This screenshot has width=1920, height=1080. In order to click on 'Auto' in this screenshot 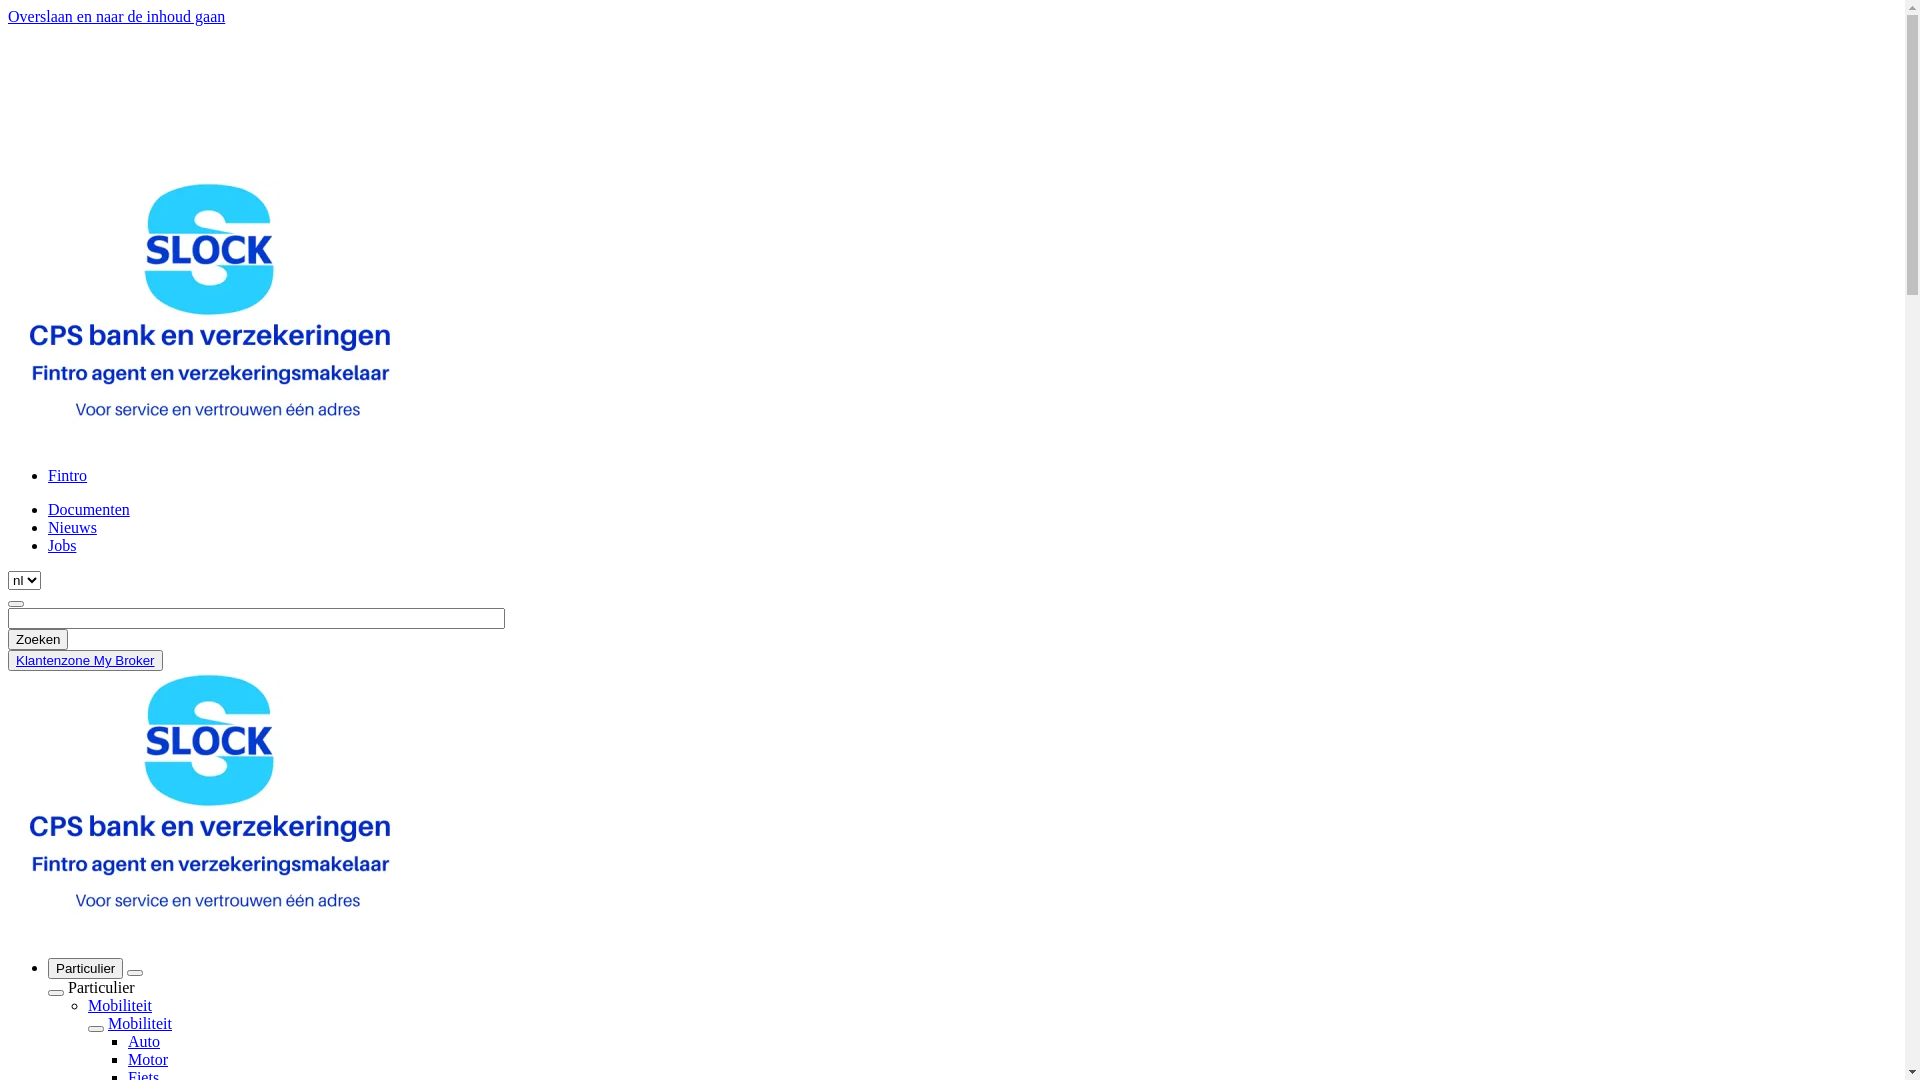, I will do `click(143, 1040)`.